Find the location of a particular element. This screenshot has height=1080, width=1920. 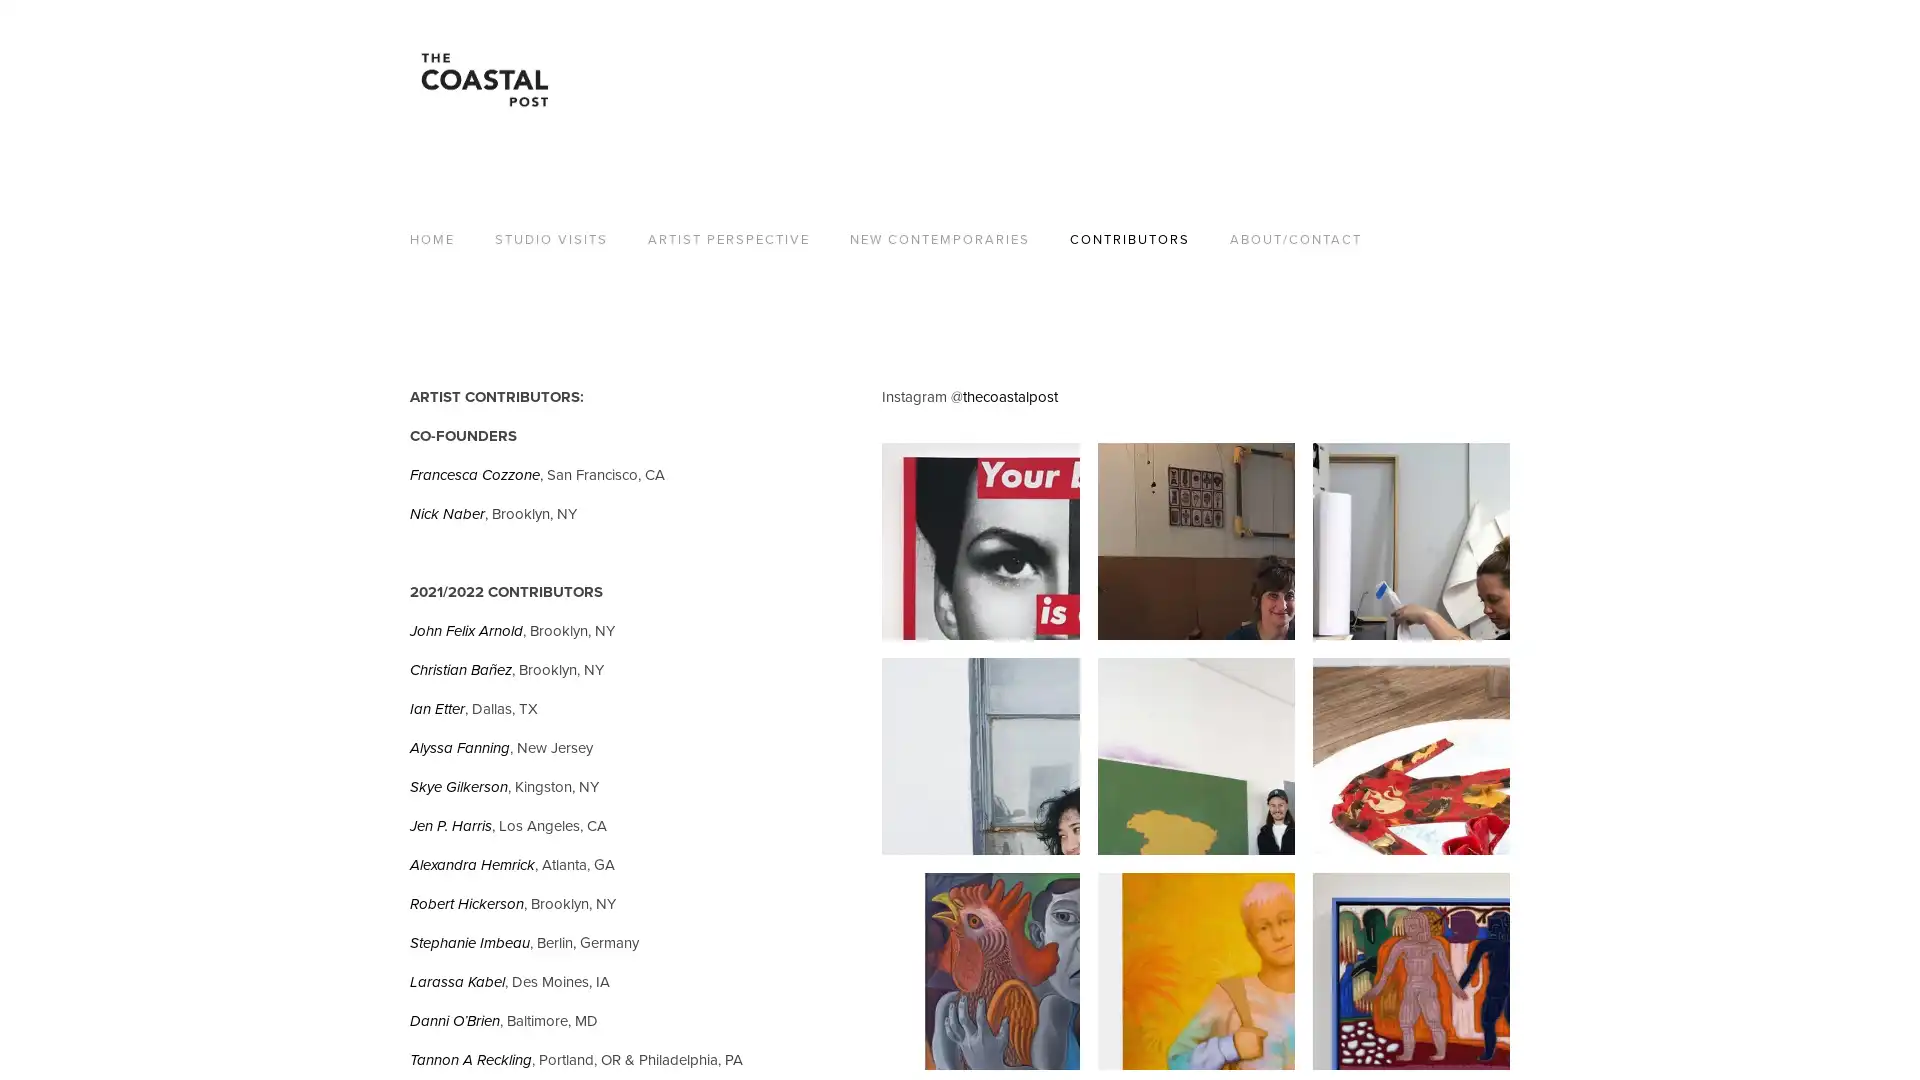

View fullsize Barbra Kruger // Untitled (Your body is a battleground), 1989 // photographic silkscreen on vinyl // 112 x 112 in. &bull; Resources can be found in our Linktree is located at coordinates (980, 541).